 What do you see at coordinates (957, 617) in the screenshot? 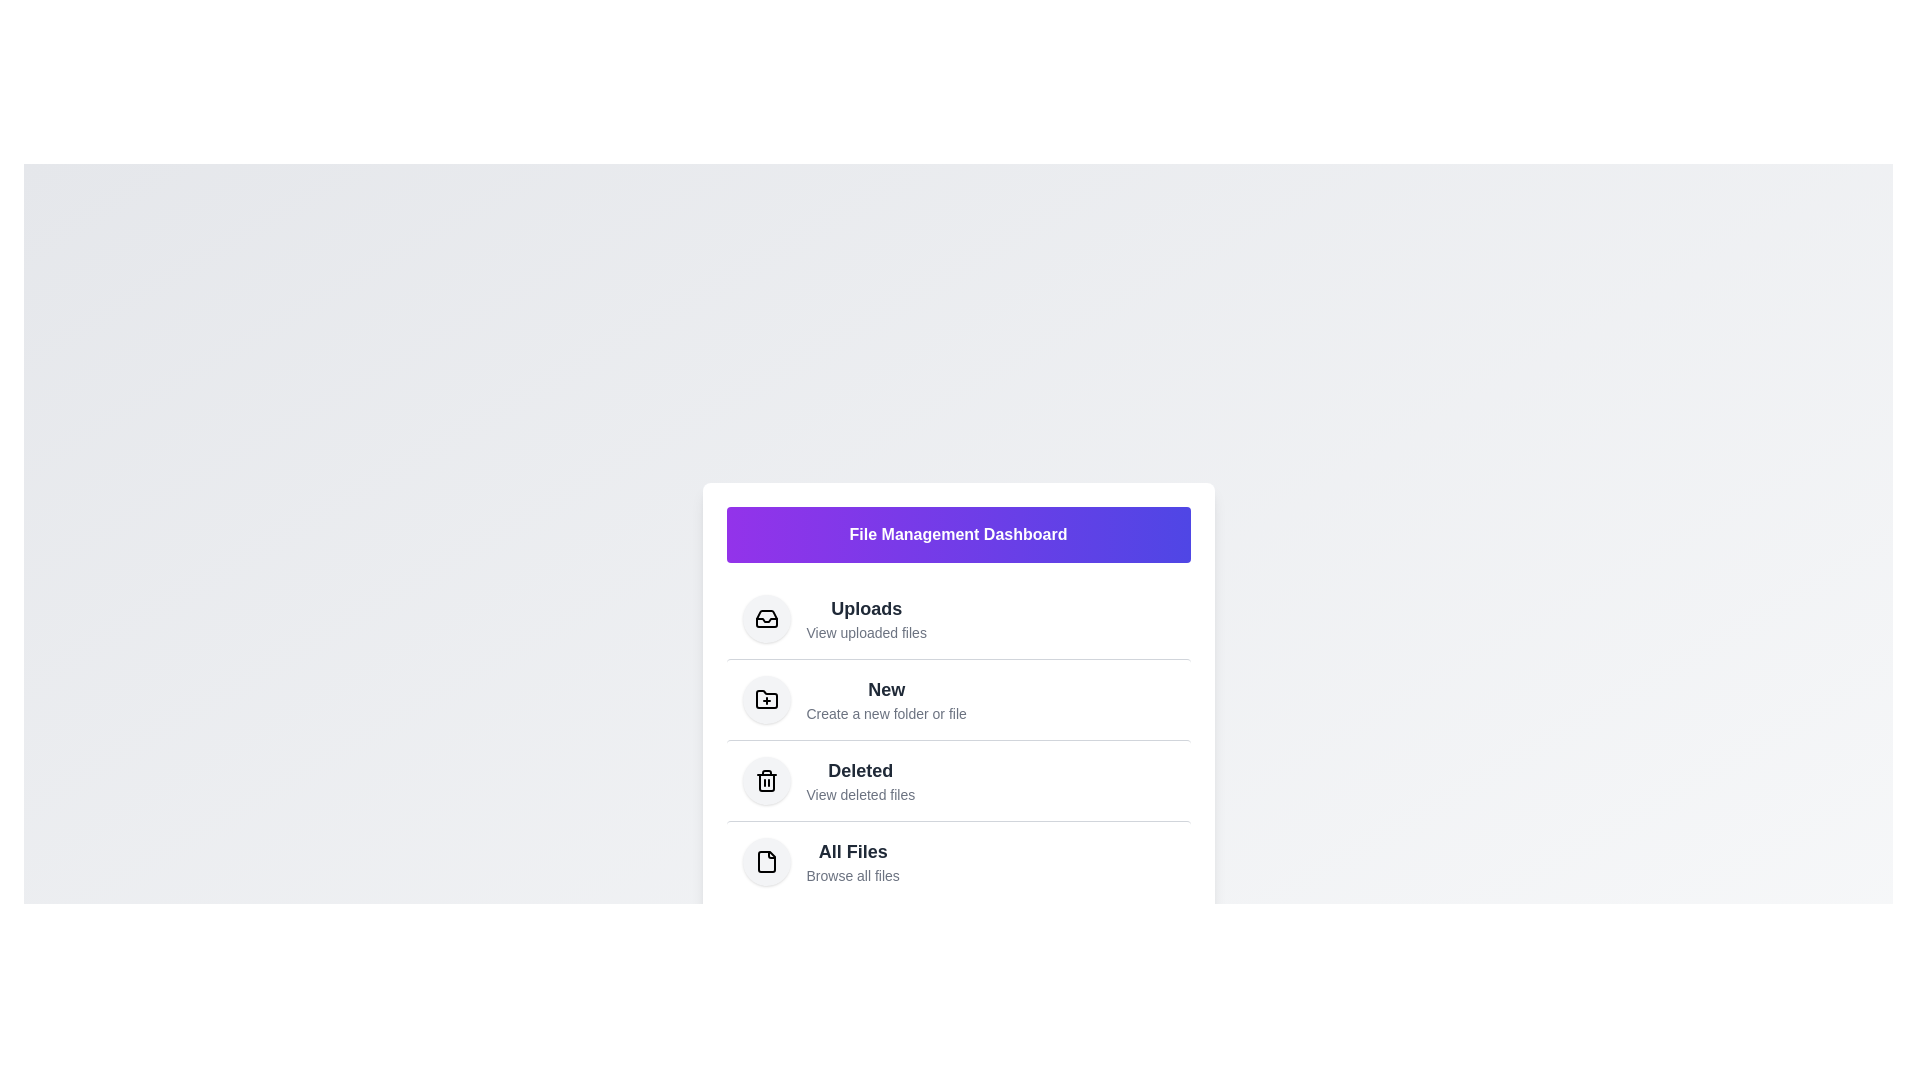
I see `the menu item 'Uploads' to trigger its visual feedback` at bounding box center [957, 617].